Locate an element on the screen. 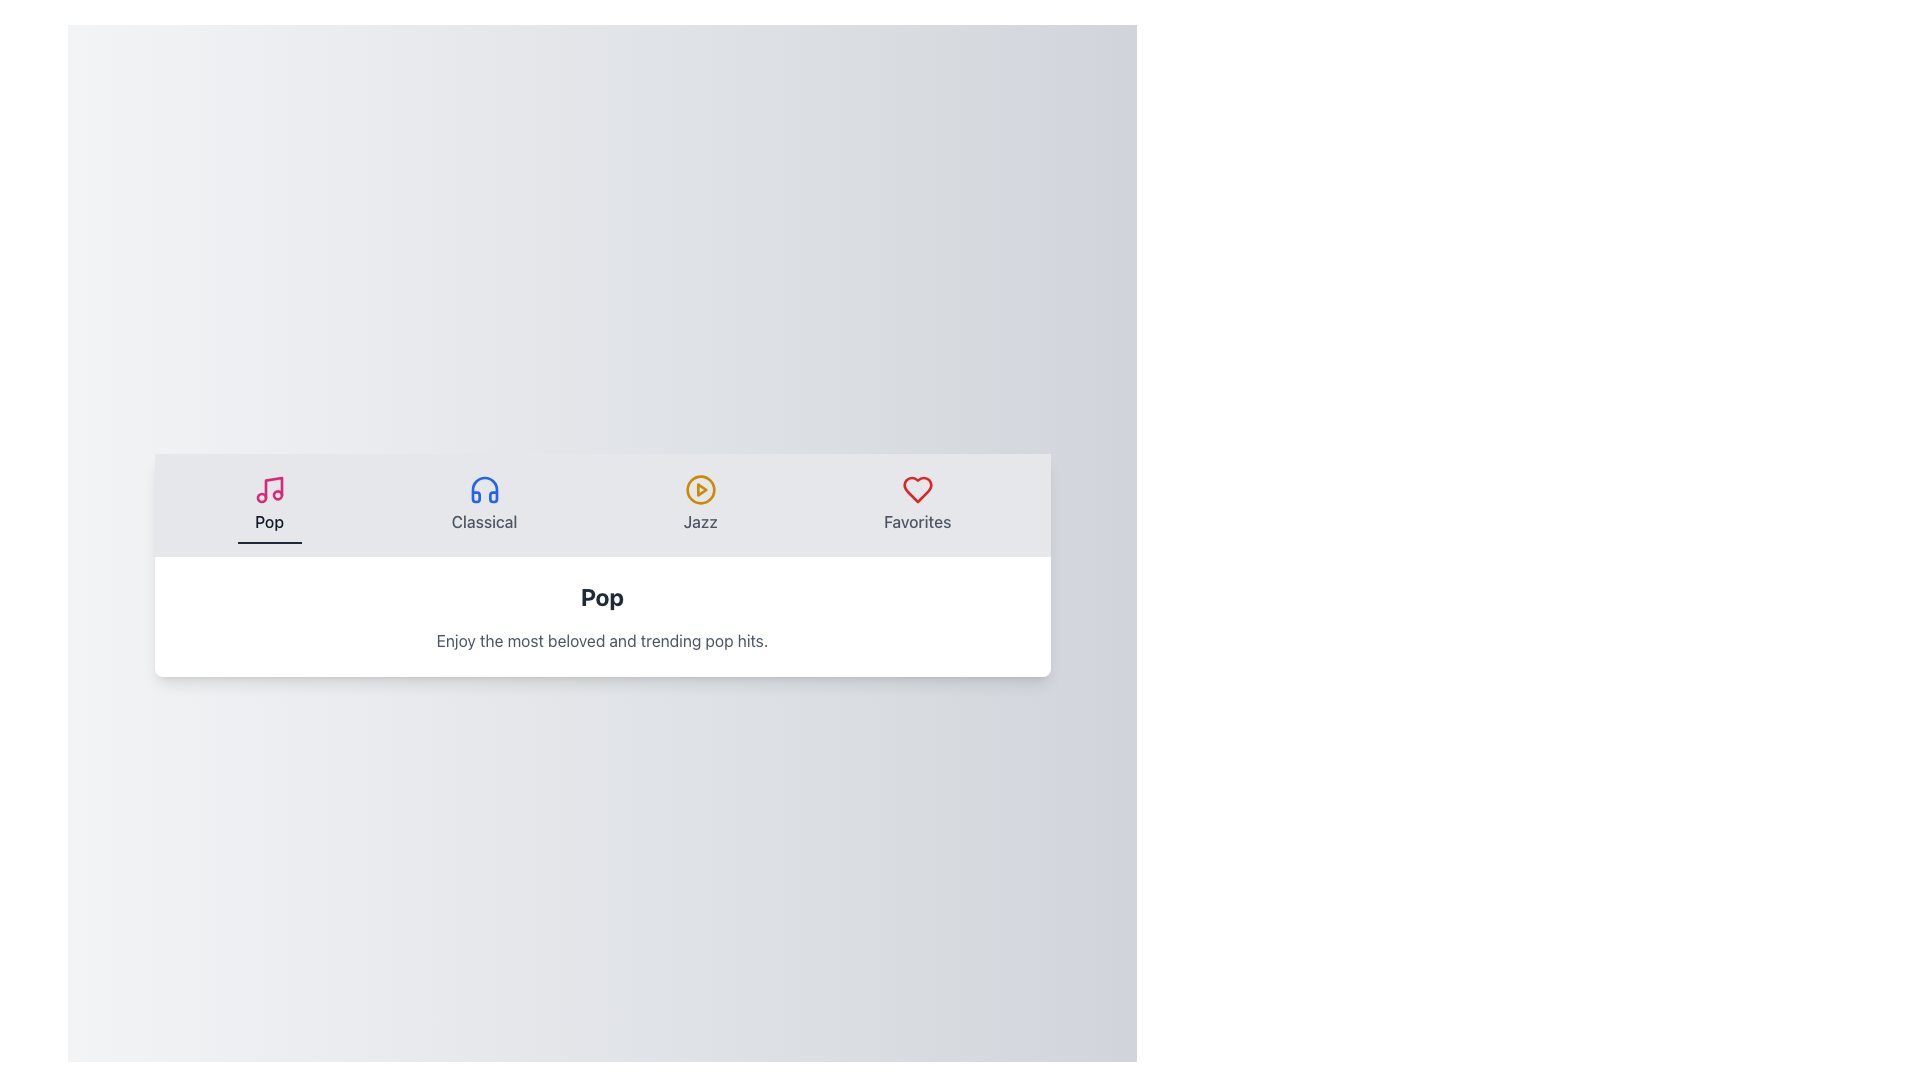 This screenshot has height=1080, width=1920. the red heart icon button labeled 'Favorites' in the navigation bar is located at coordinates (916, 503).